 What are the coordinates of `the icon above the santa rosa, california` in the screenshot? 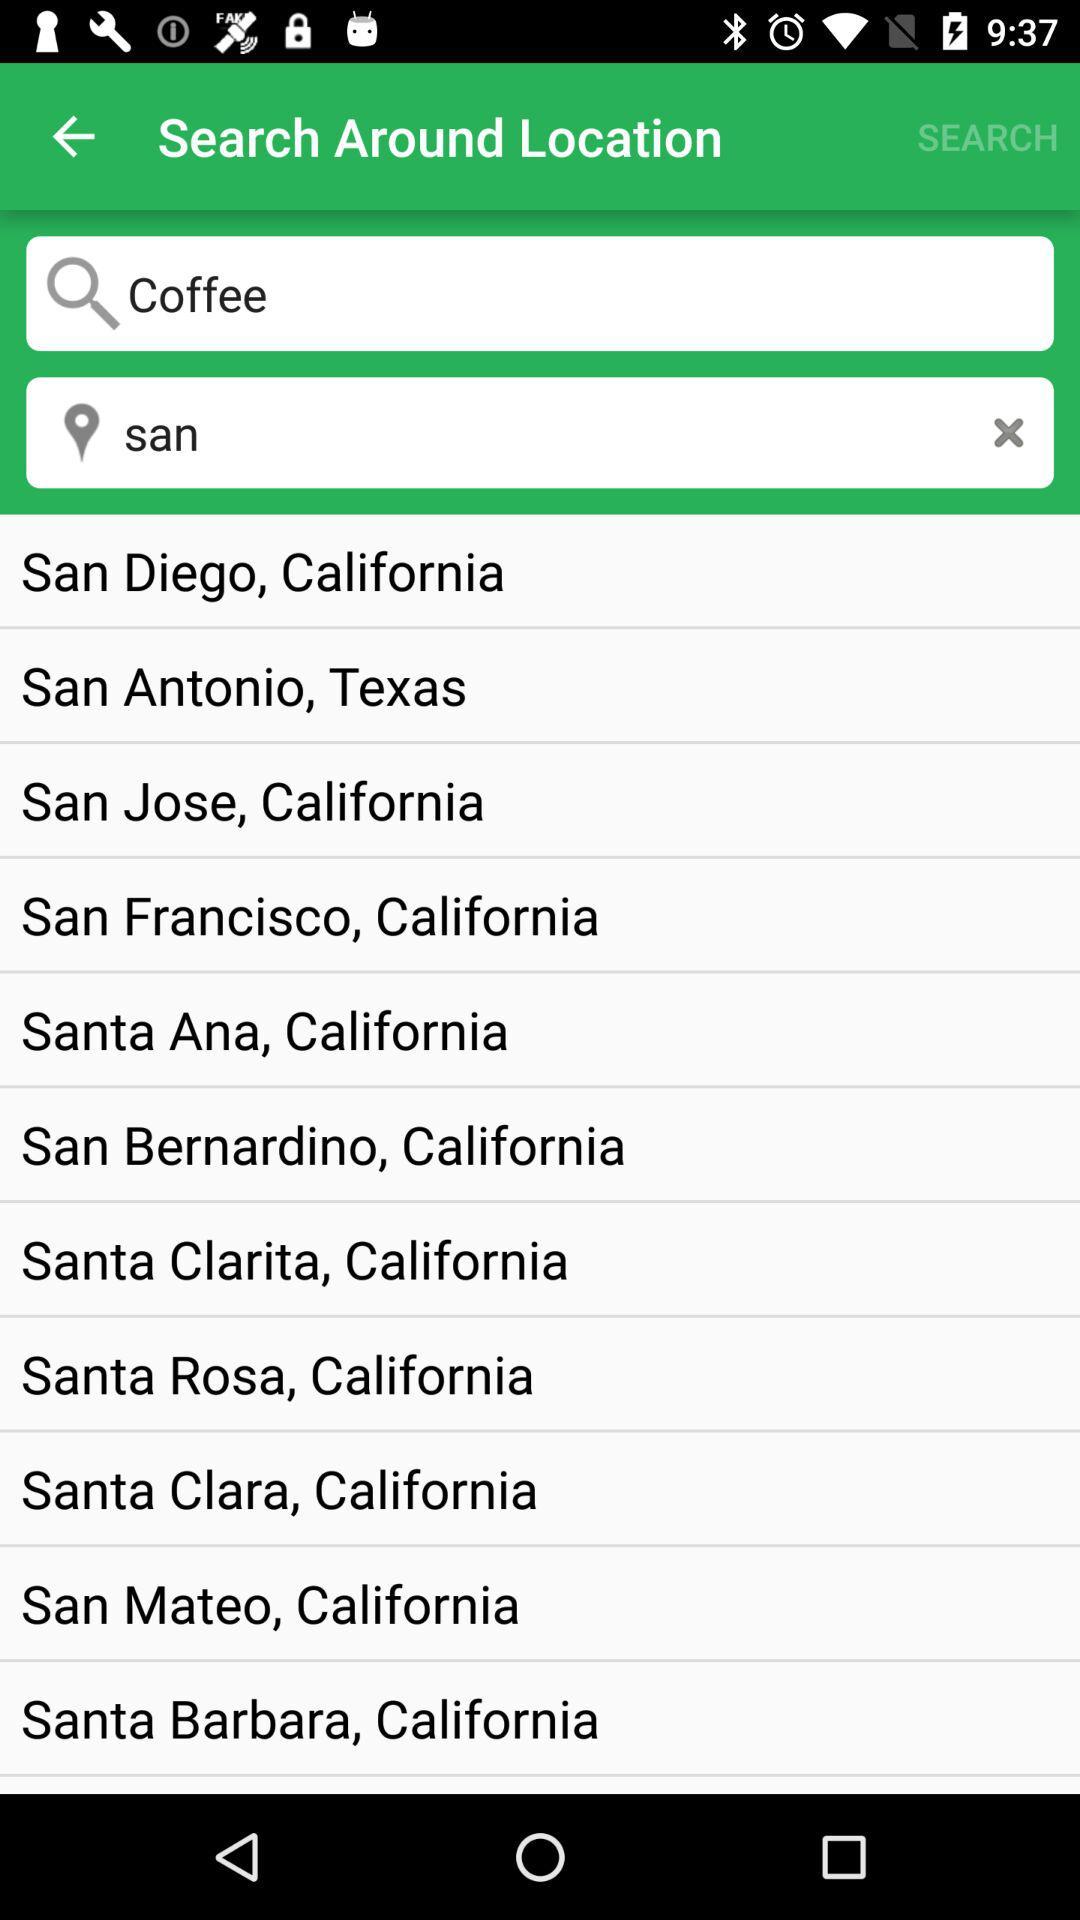 It's located at (295, 1257).